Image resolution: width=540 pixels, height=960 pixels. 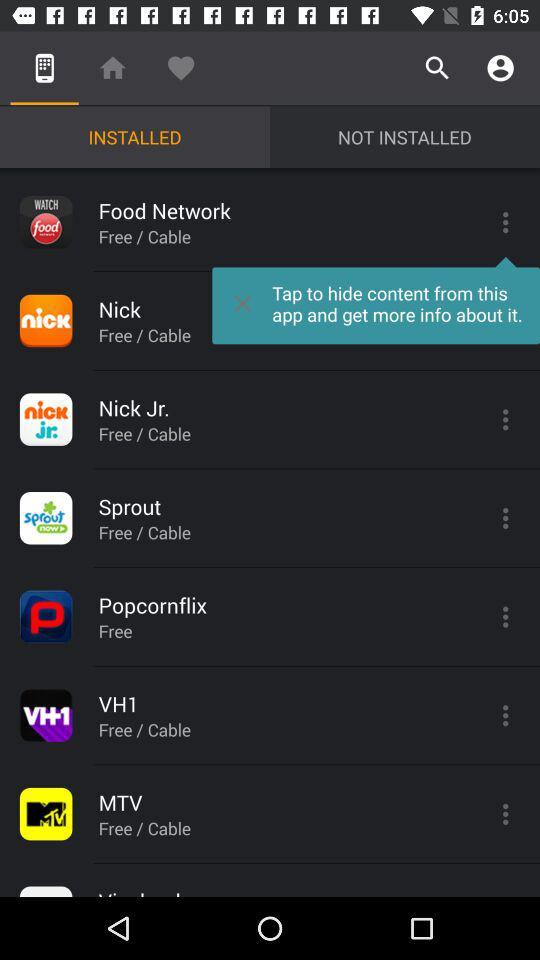 I want to click on the icon to the right of free / cable item, so click(x=376, y=299).